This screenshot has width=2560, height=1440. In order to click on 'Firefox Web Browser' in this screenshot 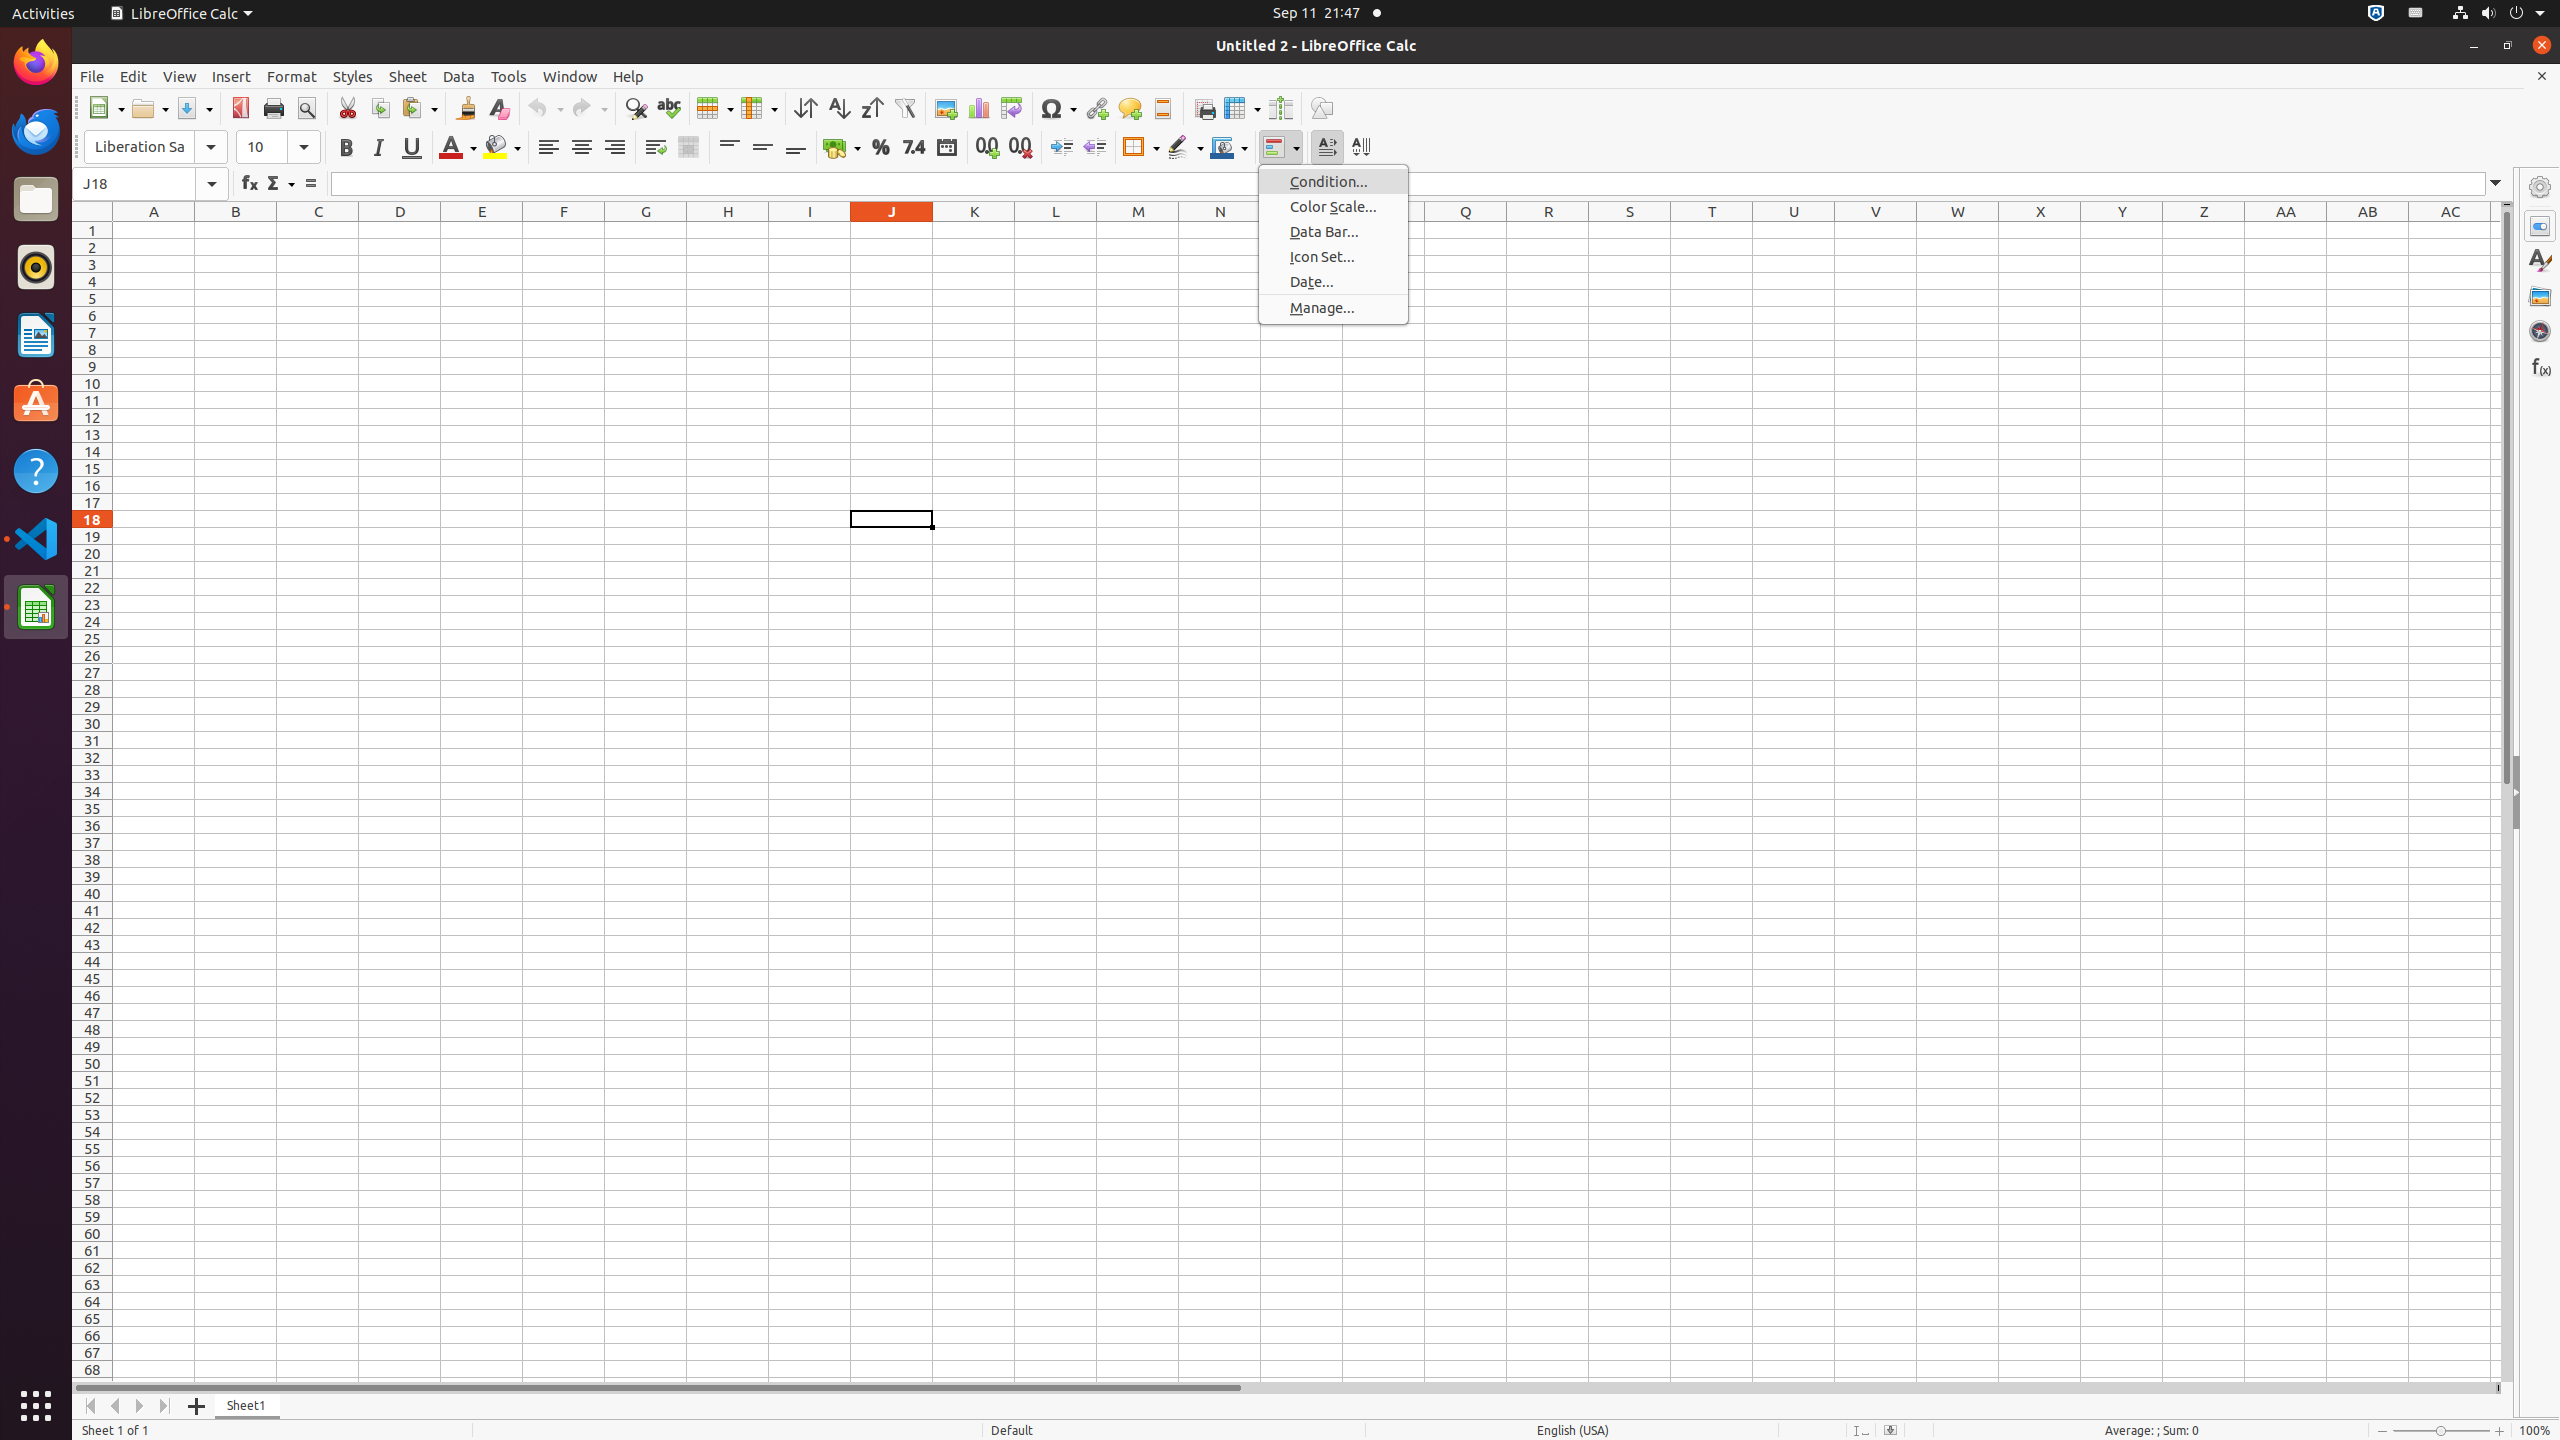, I will do `click(36, 61)`.